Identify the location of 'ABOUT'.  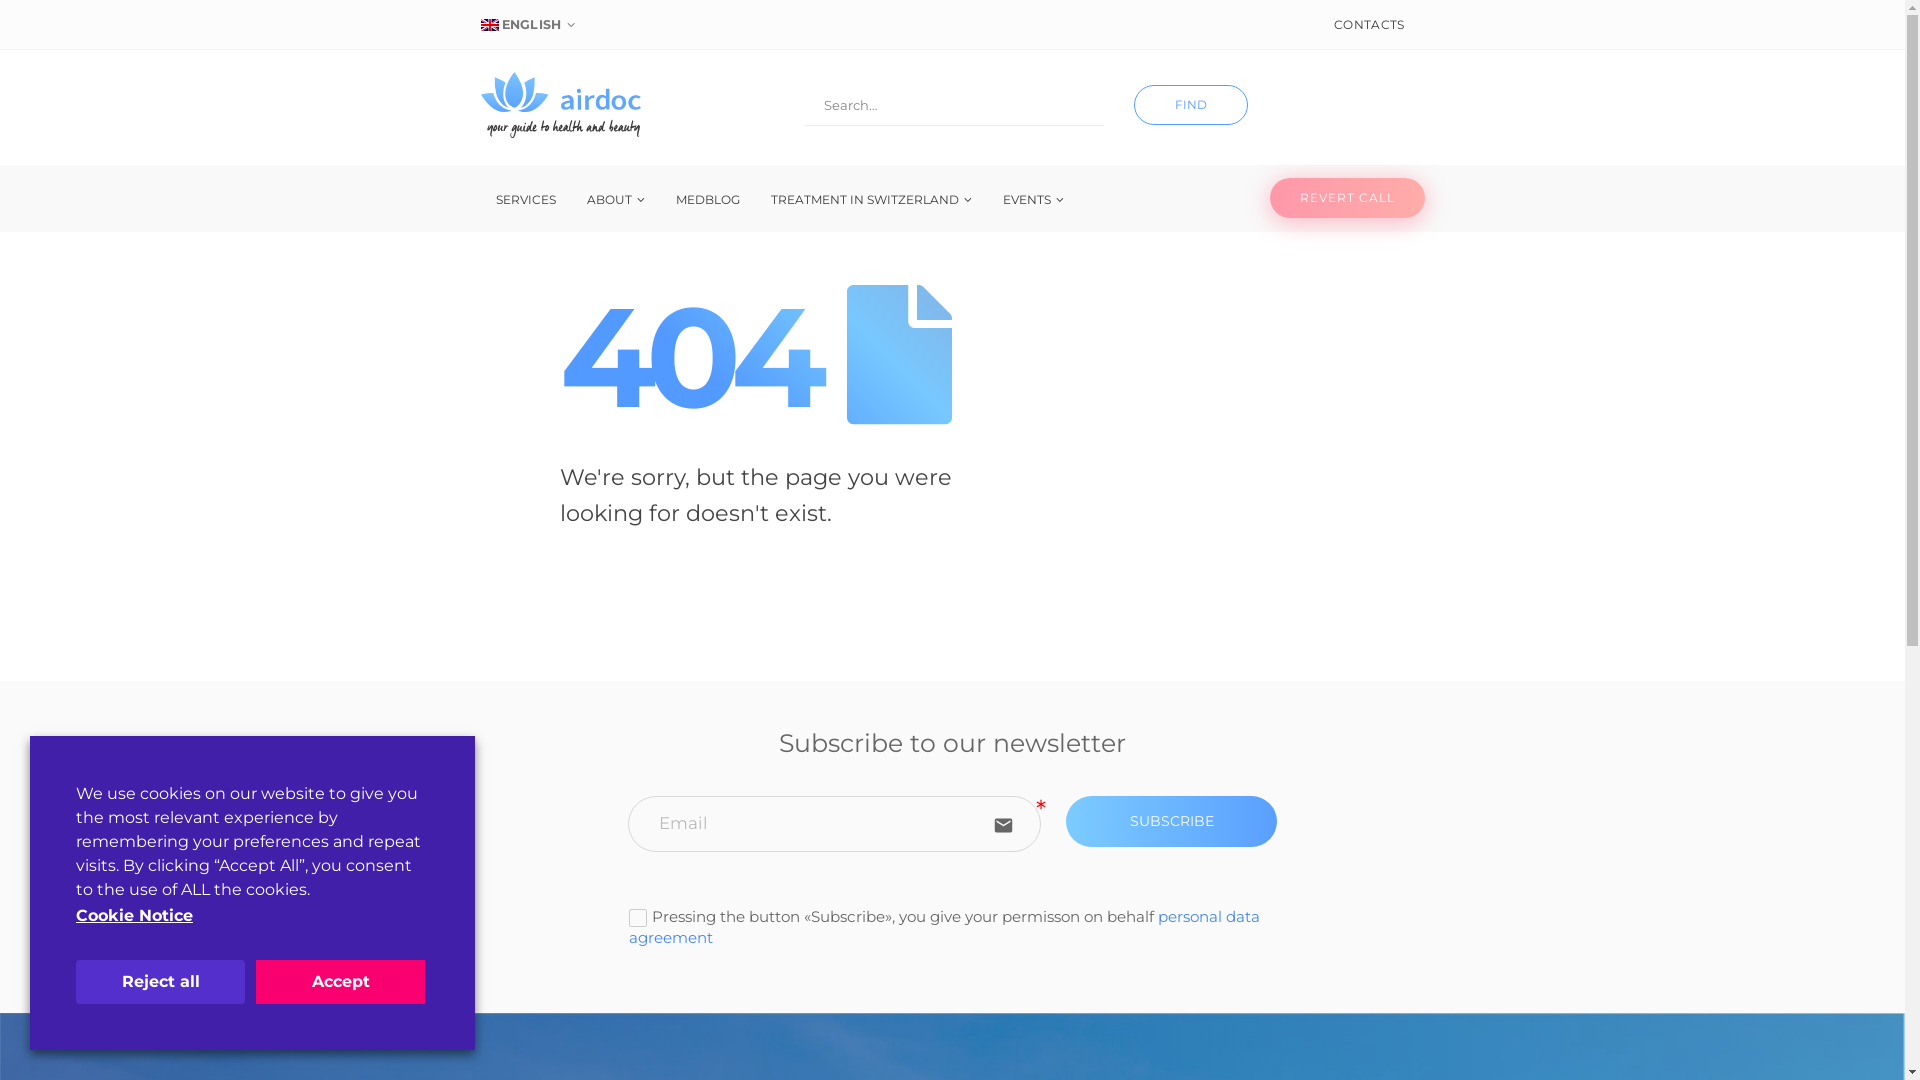
(614, 200).